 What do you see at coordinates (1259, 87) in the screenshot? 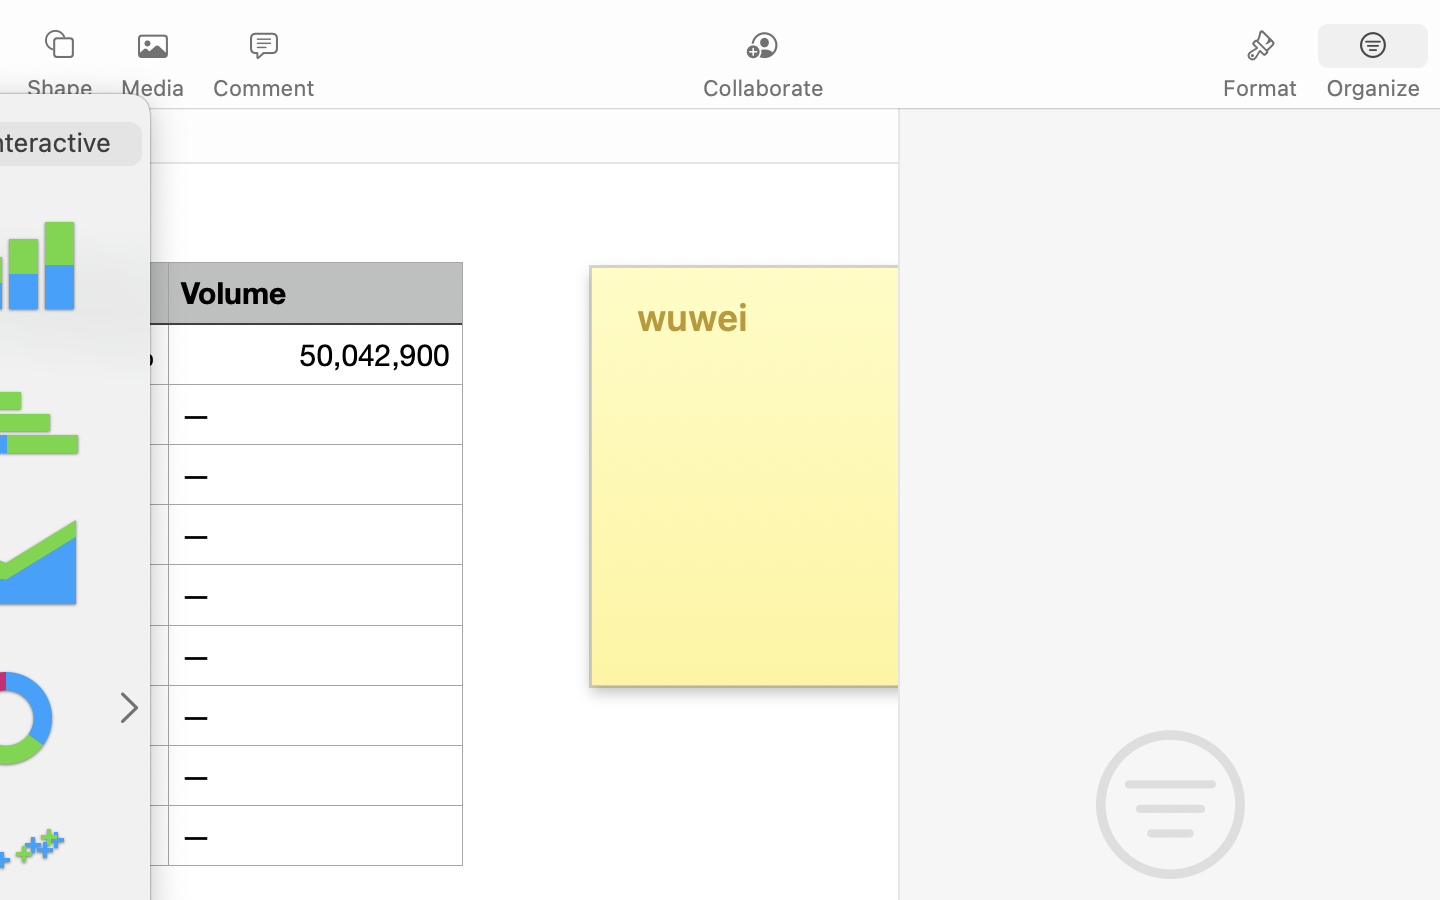
I see `'Format'` at bounding box center [1259, 87].